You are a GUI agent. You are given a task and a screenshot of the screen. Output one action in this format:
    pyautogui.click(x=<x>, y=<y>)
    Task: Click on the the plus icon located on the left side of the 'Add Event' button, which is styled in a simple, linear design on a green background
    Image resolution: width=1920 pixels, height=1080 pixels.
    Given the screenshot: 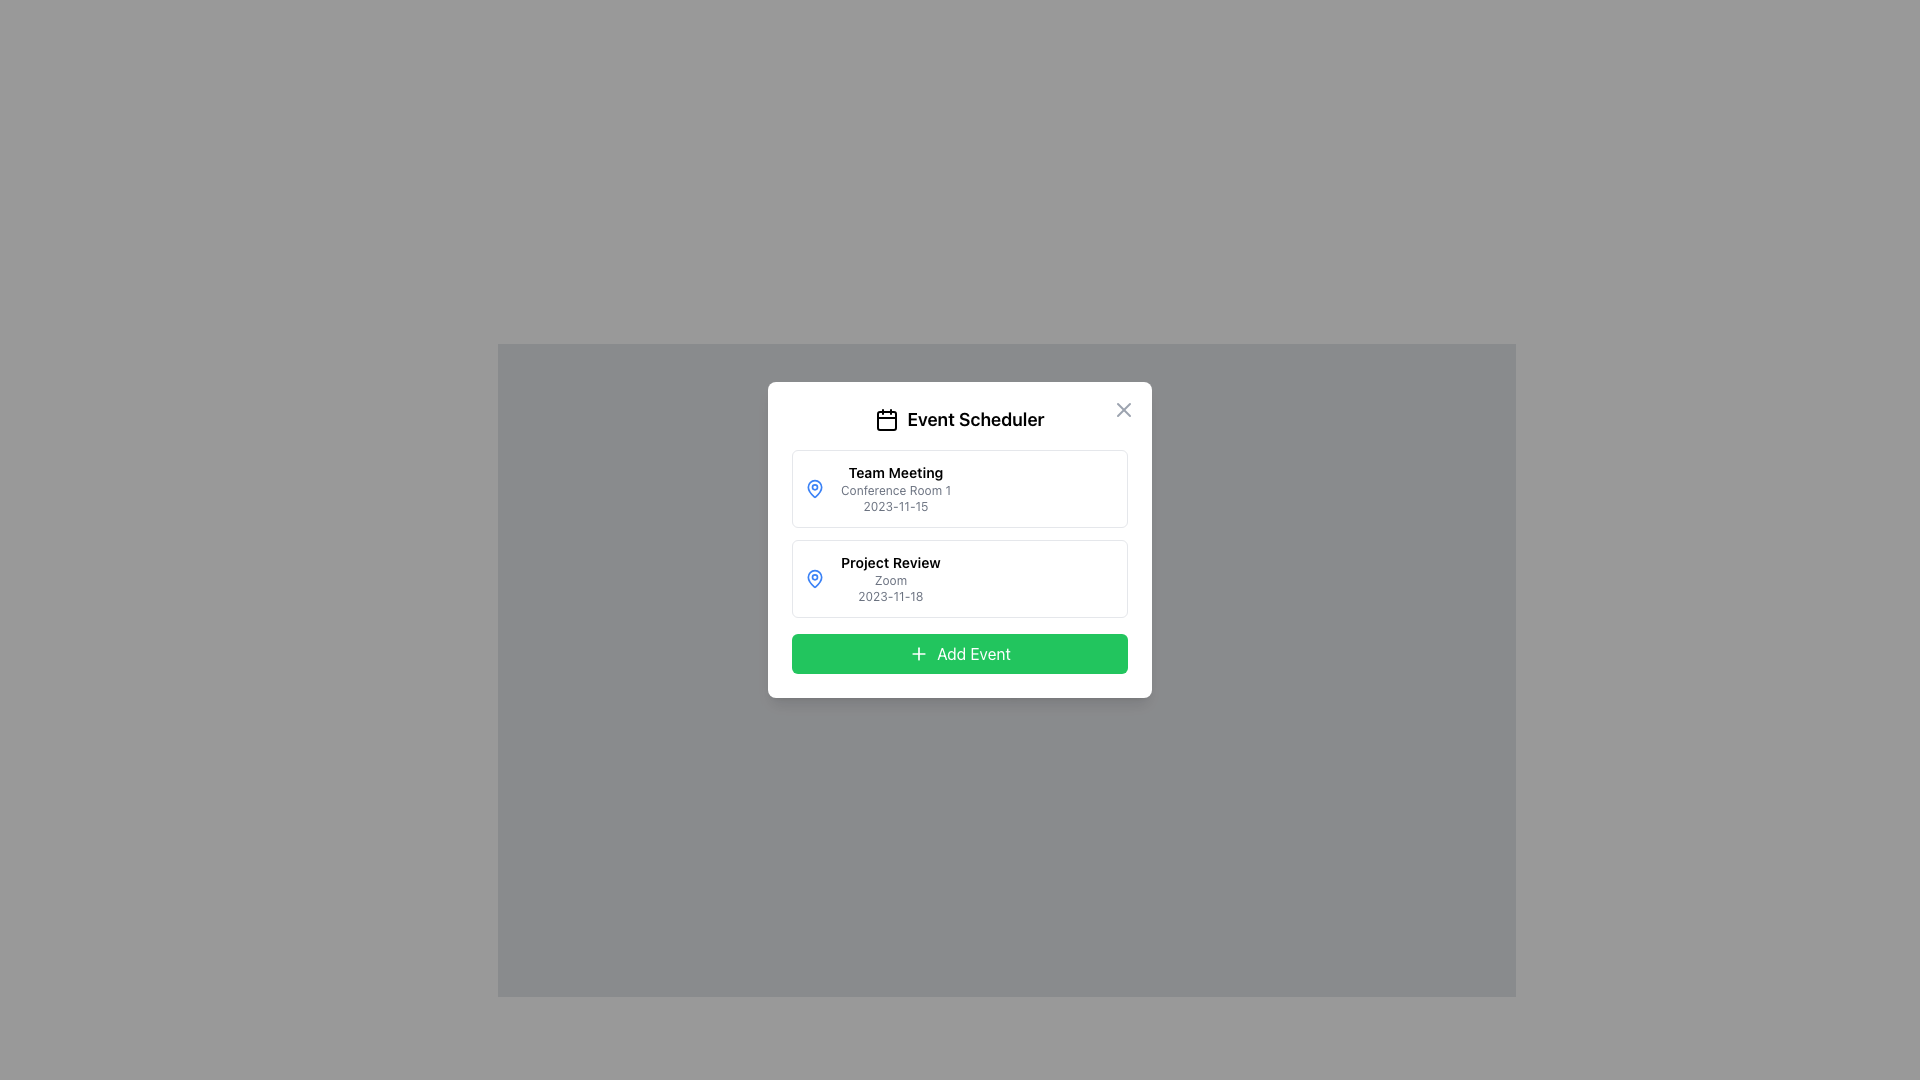 What is the action you would take?
    pyautogui.click(x=918, y=654)
    